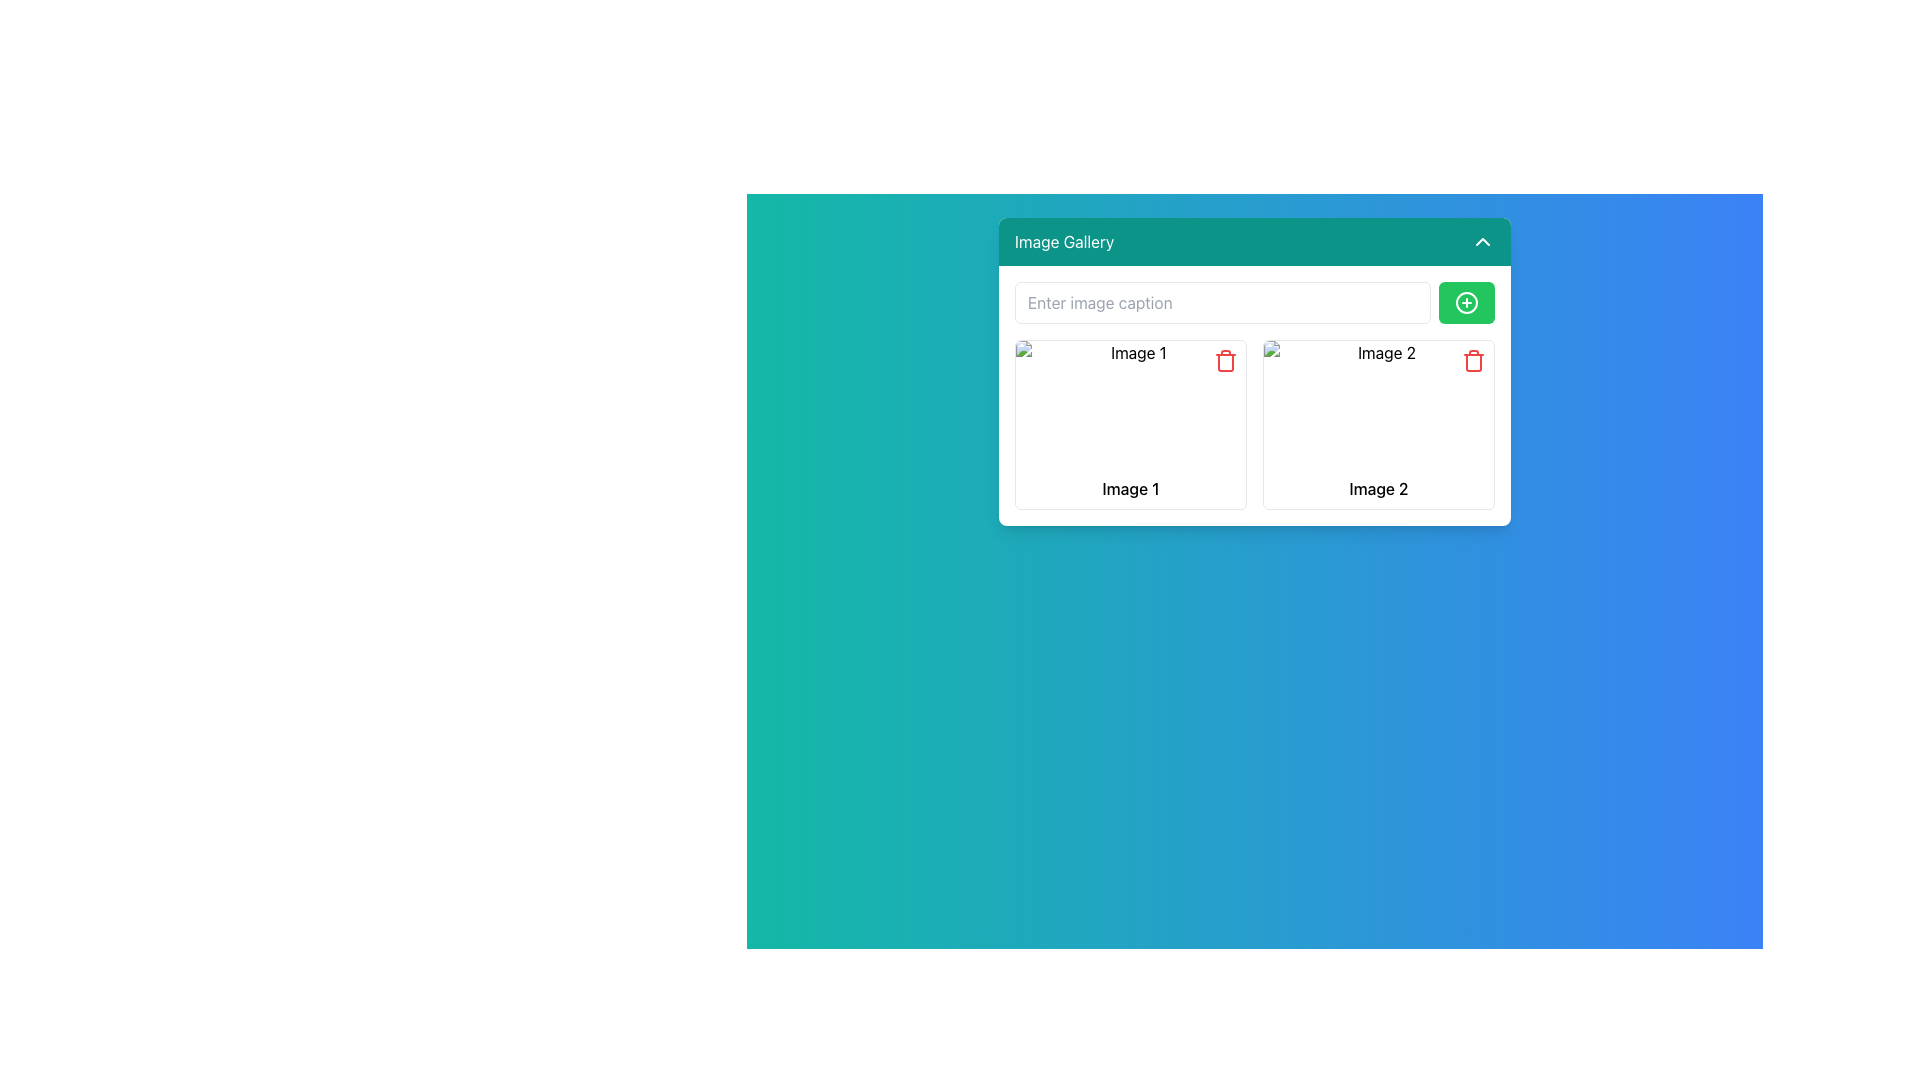 This screenshot has height=1080, width=1920. What do you see at coordinates (1473, 363) in the screenshot?
I see `the delete button located in the top-right corner of the 'Image 2' box` at bounding box center [1473, 363].